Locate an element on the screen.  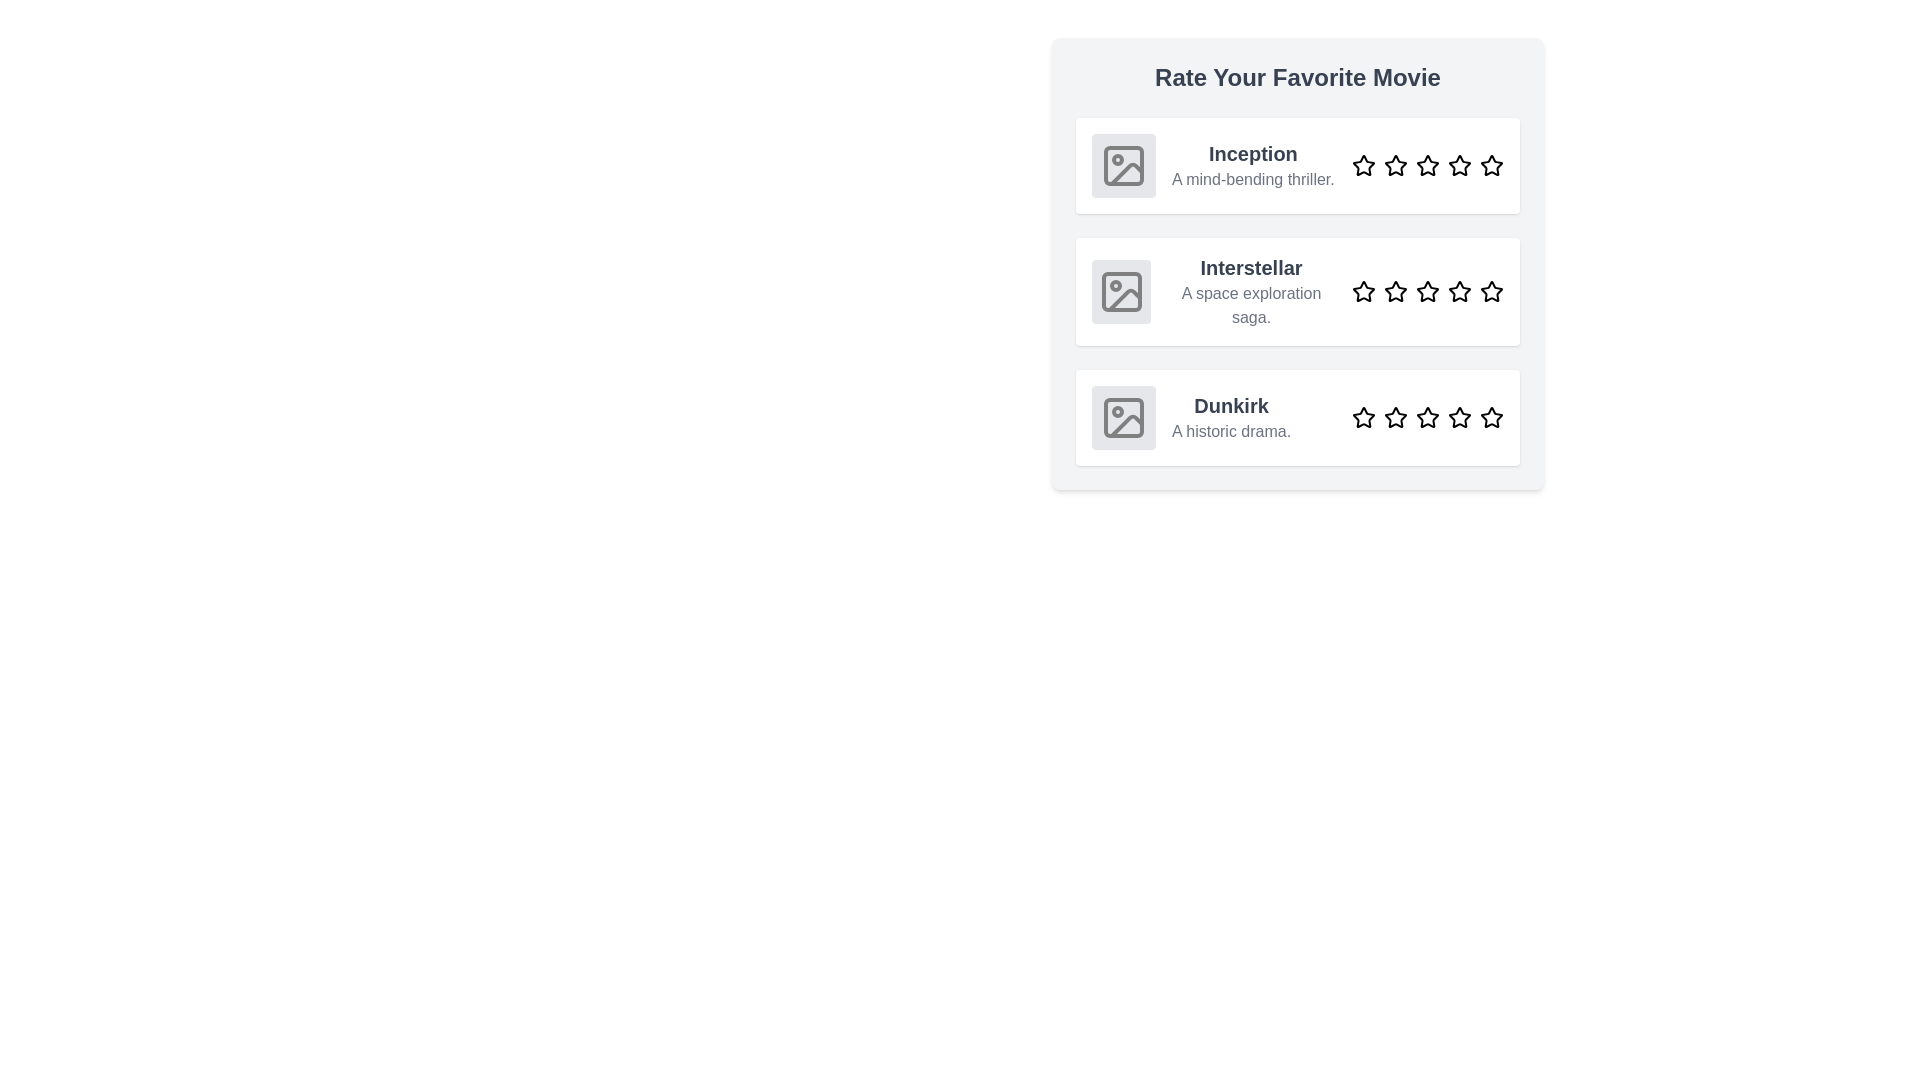
the graphic rectangle that serves as a decorative element within the image icon of the first movie entry 'Inception' is located at coordinates (1123, 164).